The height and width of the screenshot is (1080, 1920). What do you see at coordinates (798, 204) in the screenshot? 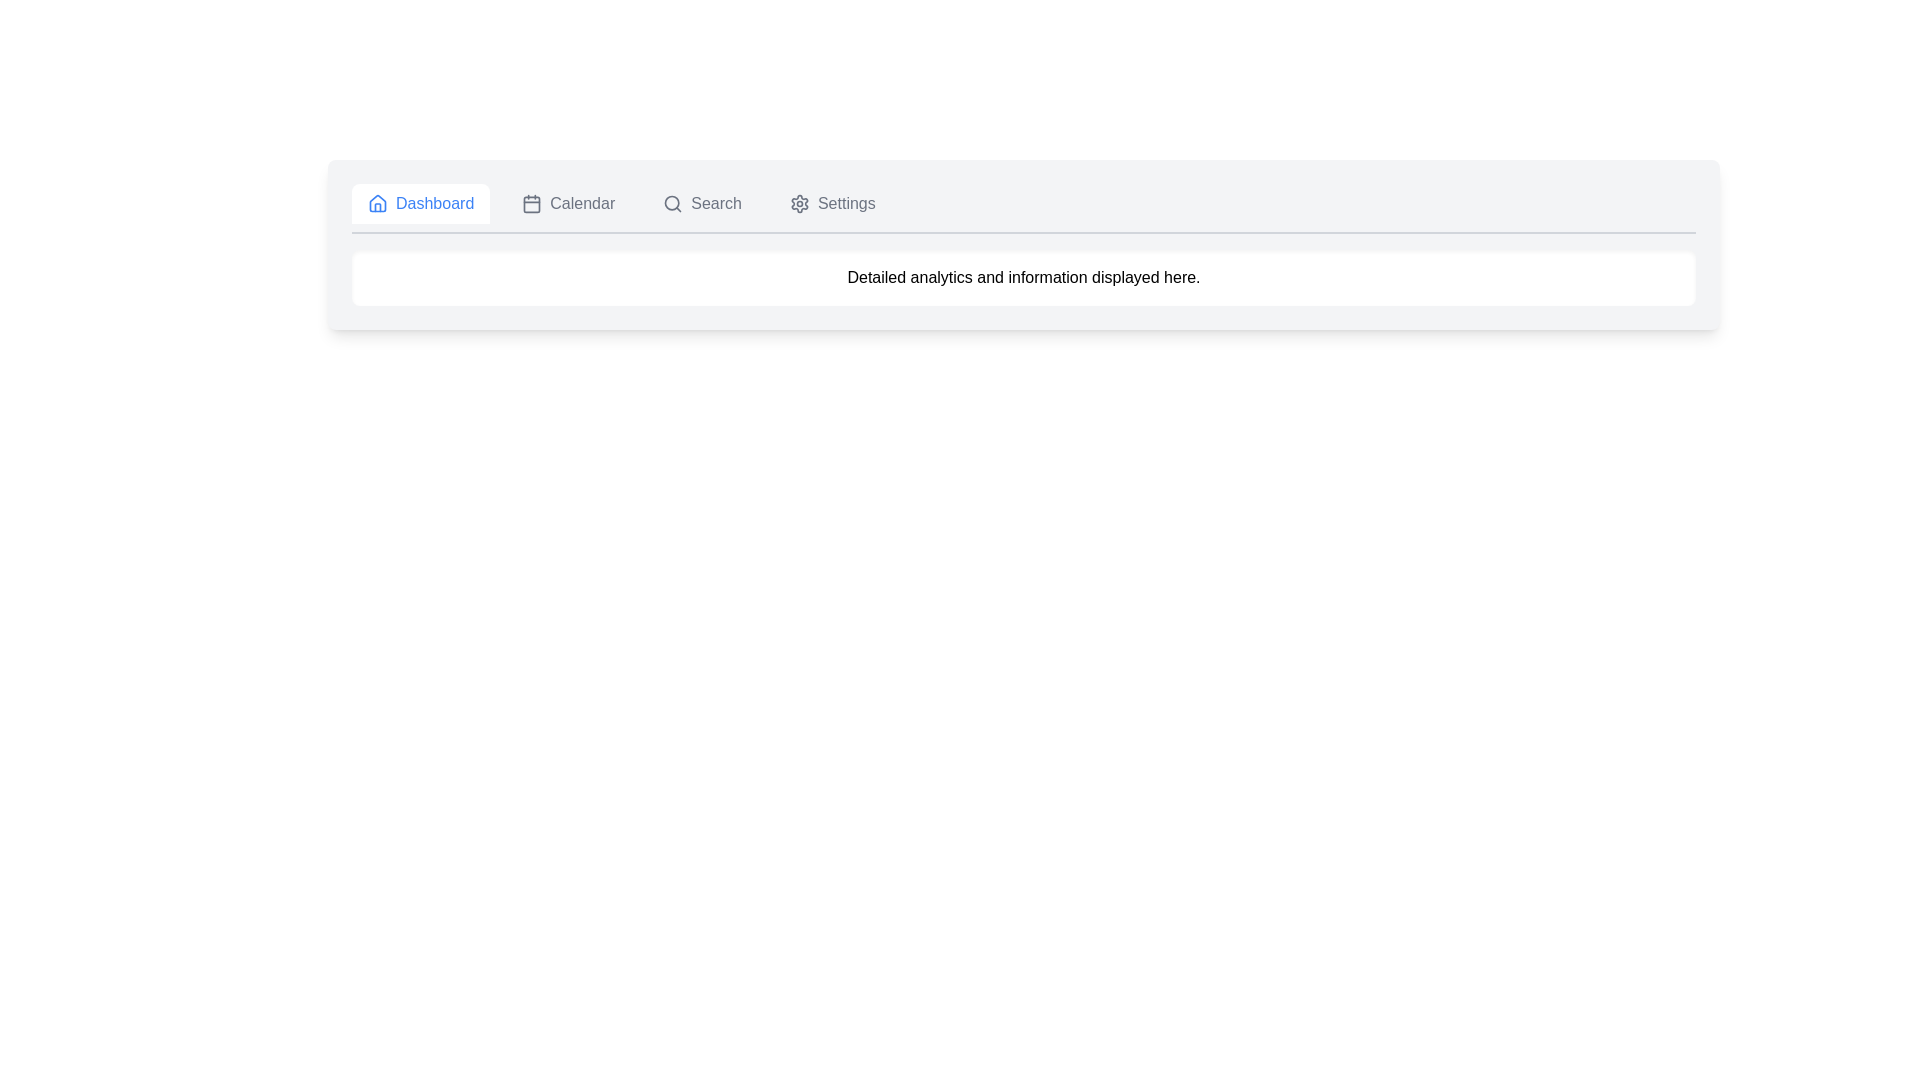
I see `the gear-shaped icon in the header navigation bar that signifies settings functionality, located immediately to the left of the word 'Settings'` at bounding box center [798, 204].